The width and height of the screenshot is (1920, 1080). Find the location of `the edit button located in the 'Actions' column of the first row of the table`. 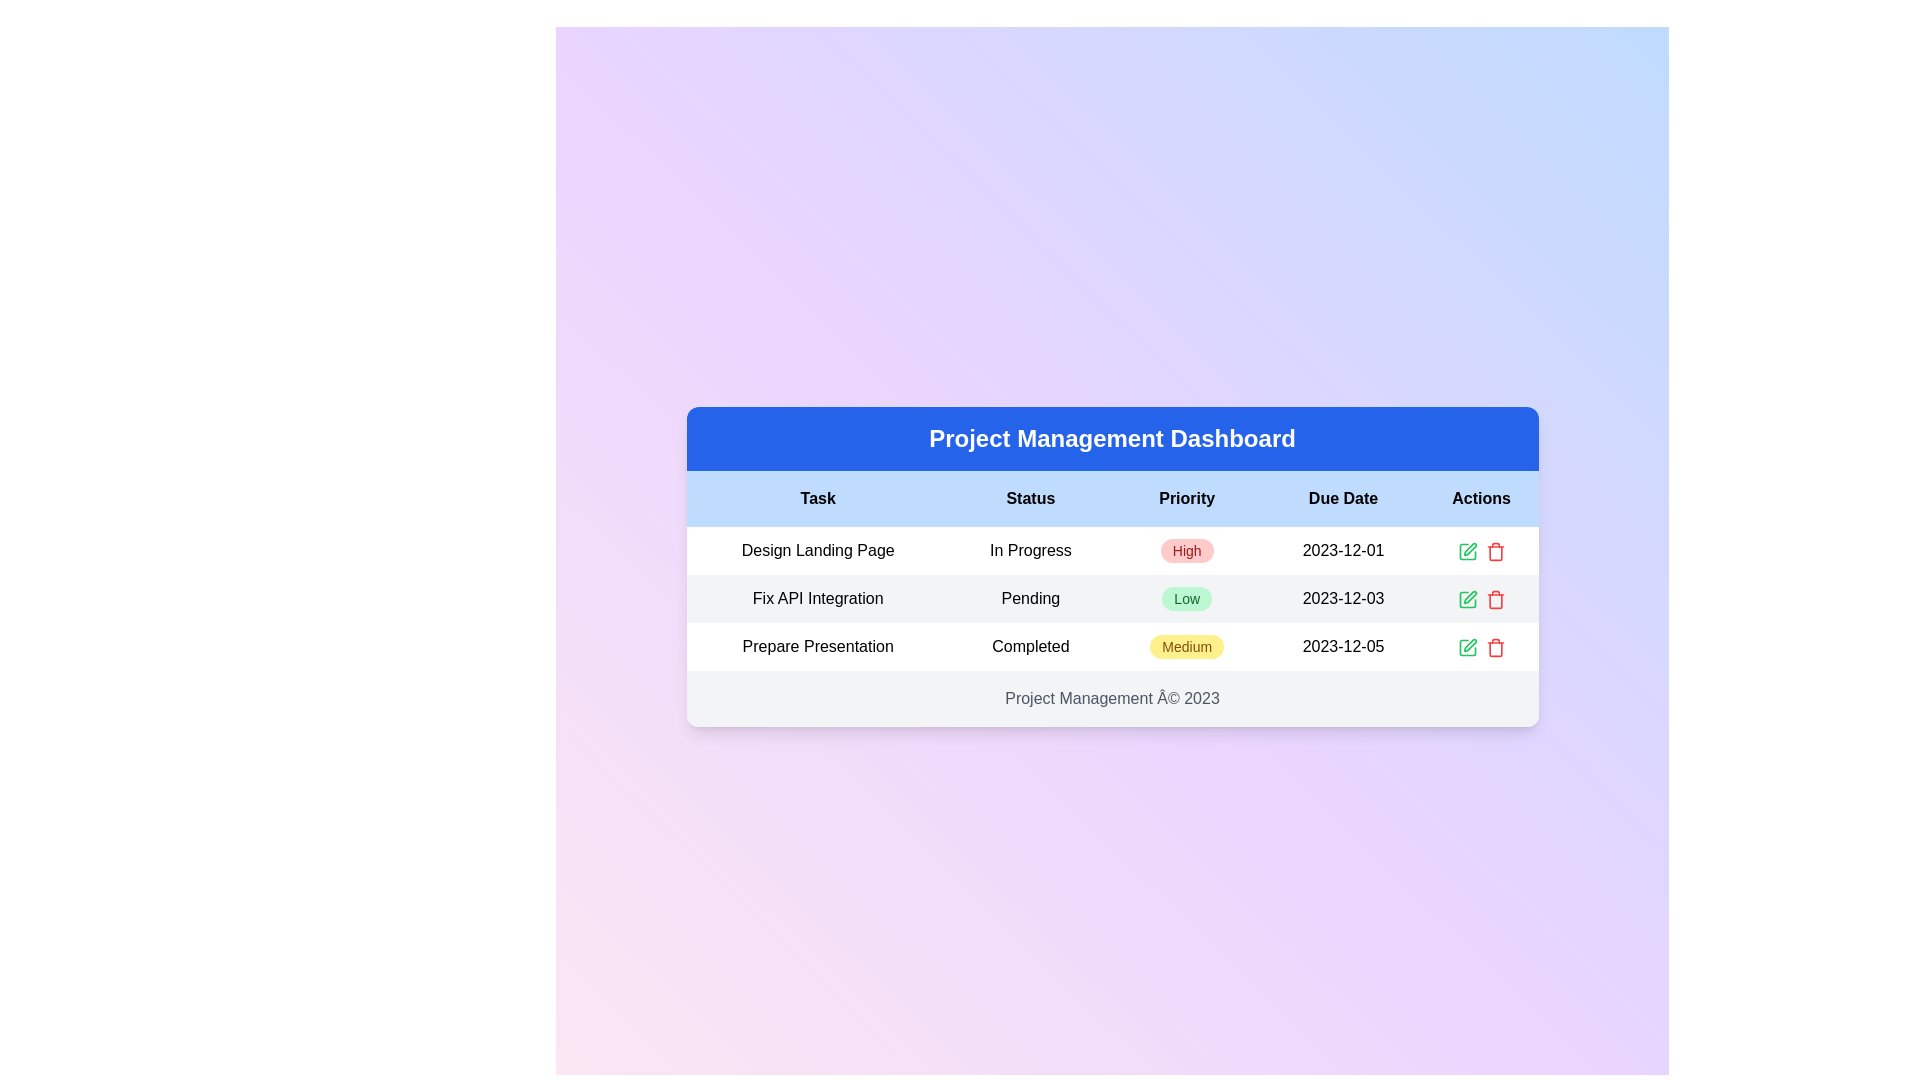

the edit button located in the 'Actions' column of the first row of the table is located at coordinates (1467, 551).